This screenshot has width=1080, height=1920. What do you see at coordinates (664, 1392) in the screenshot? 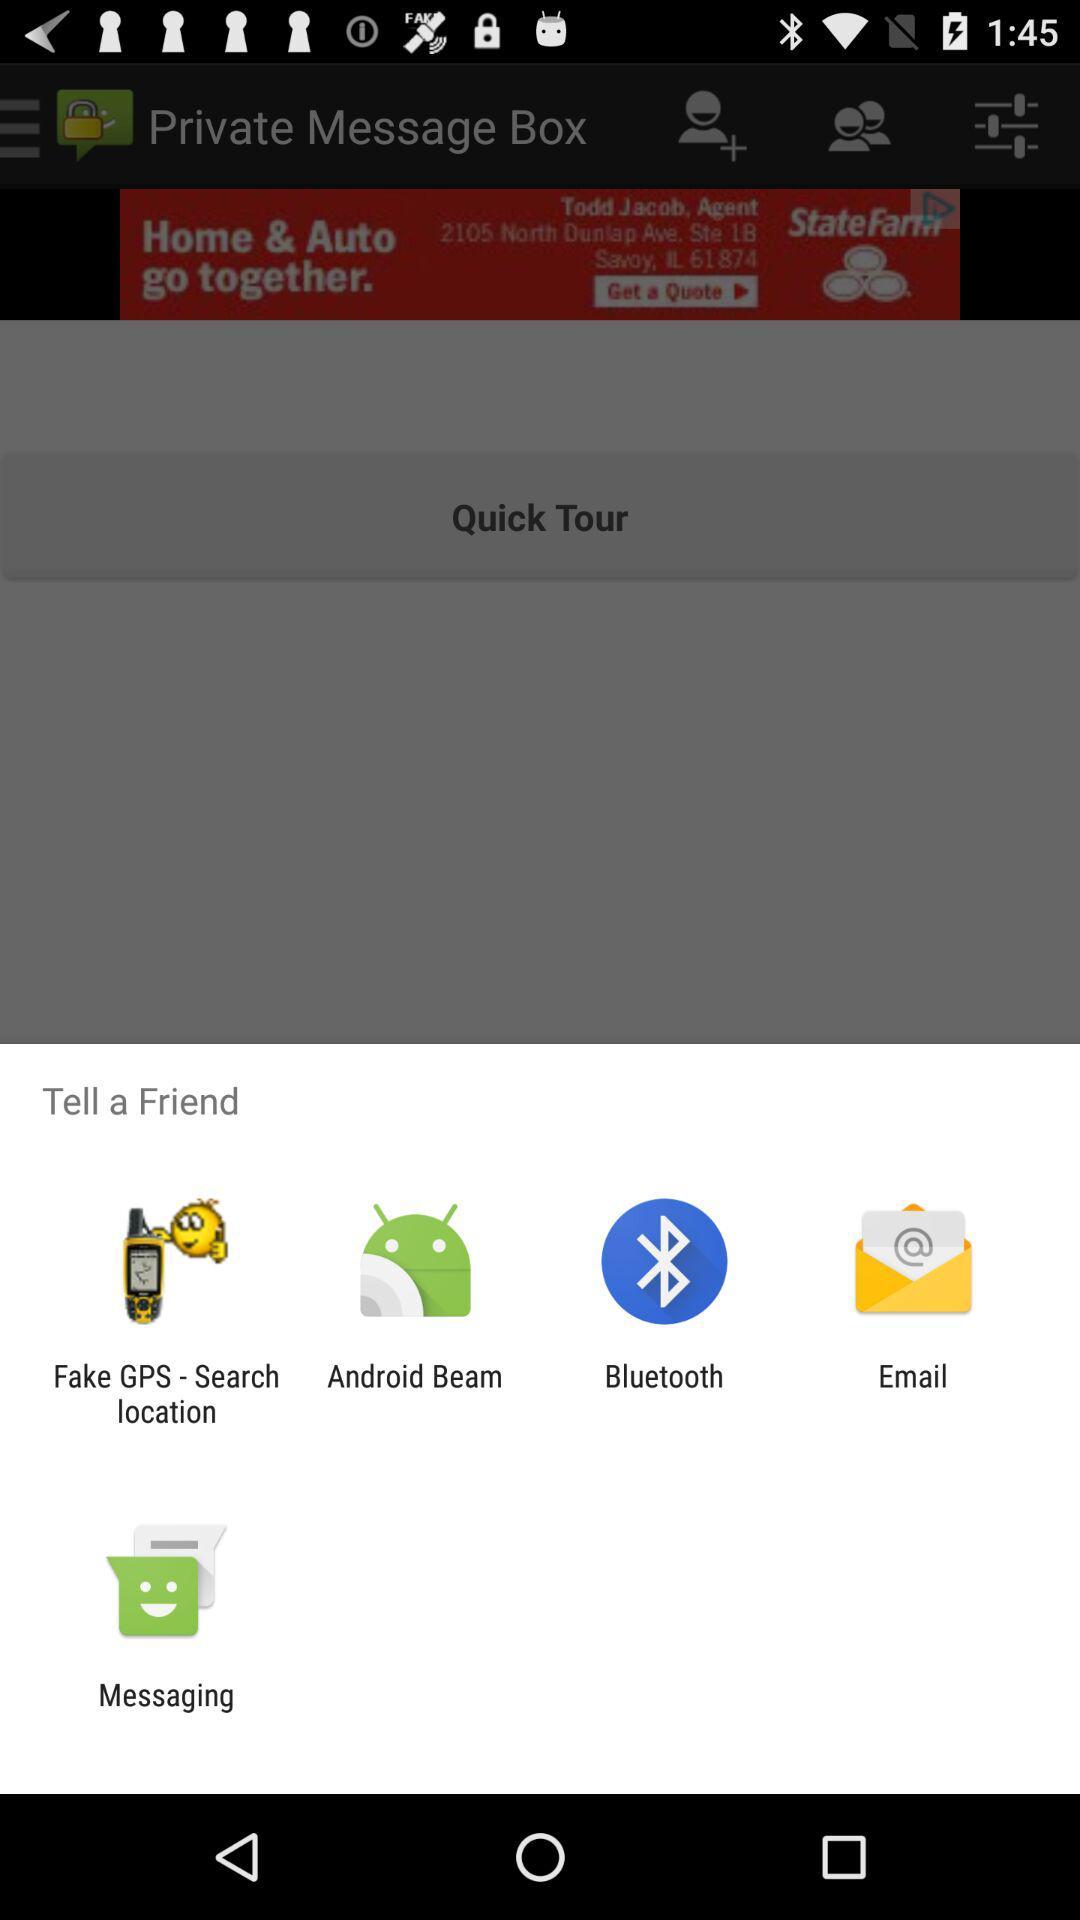
I see `the item to the left of the email` at bounding box center [664, 1392].